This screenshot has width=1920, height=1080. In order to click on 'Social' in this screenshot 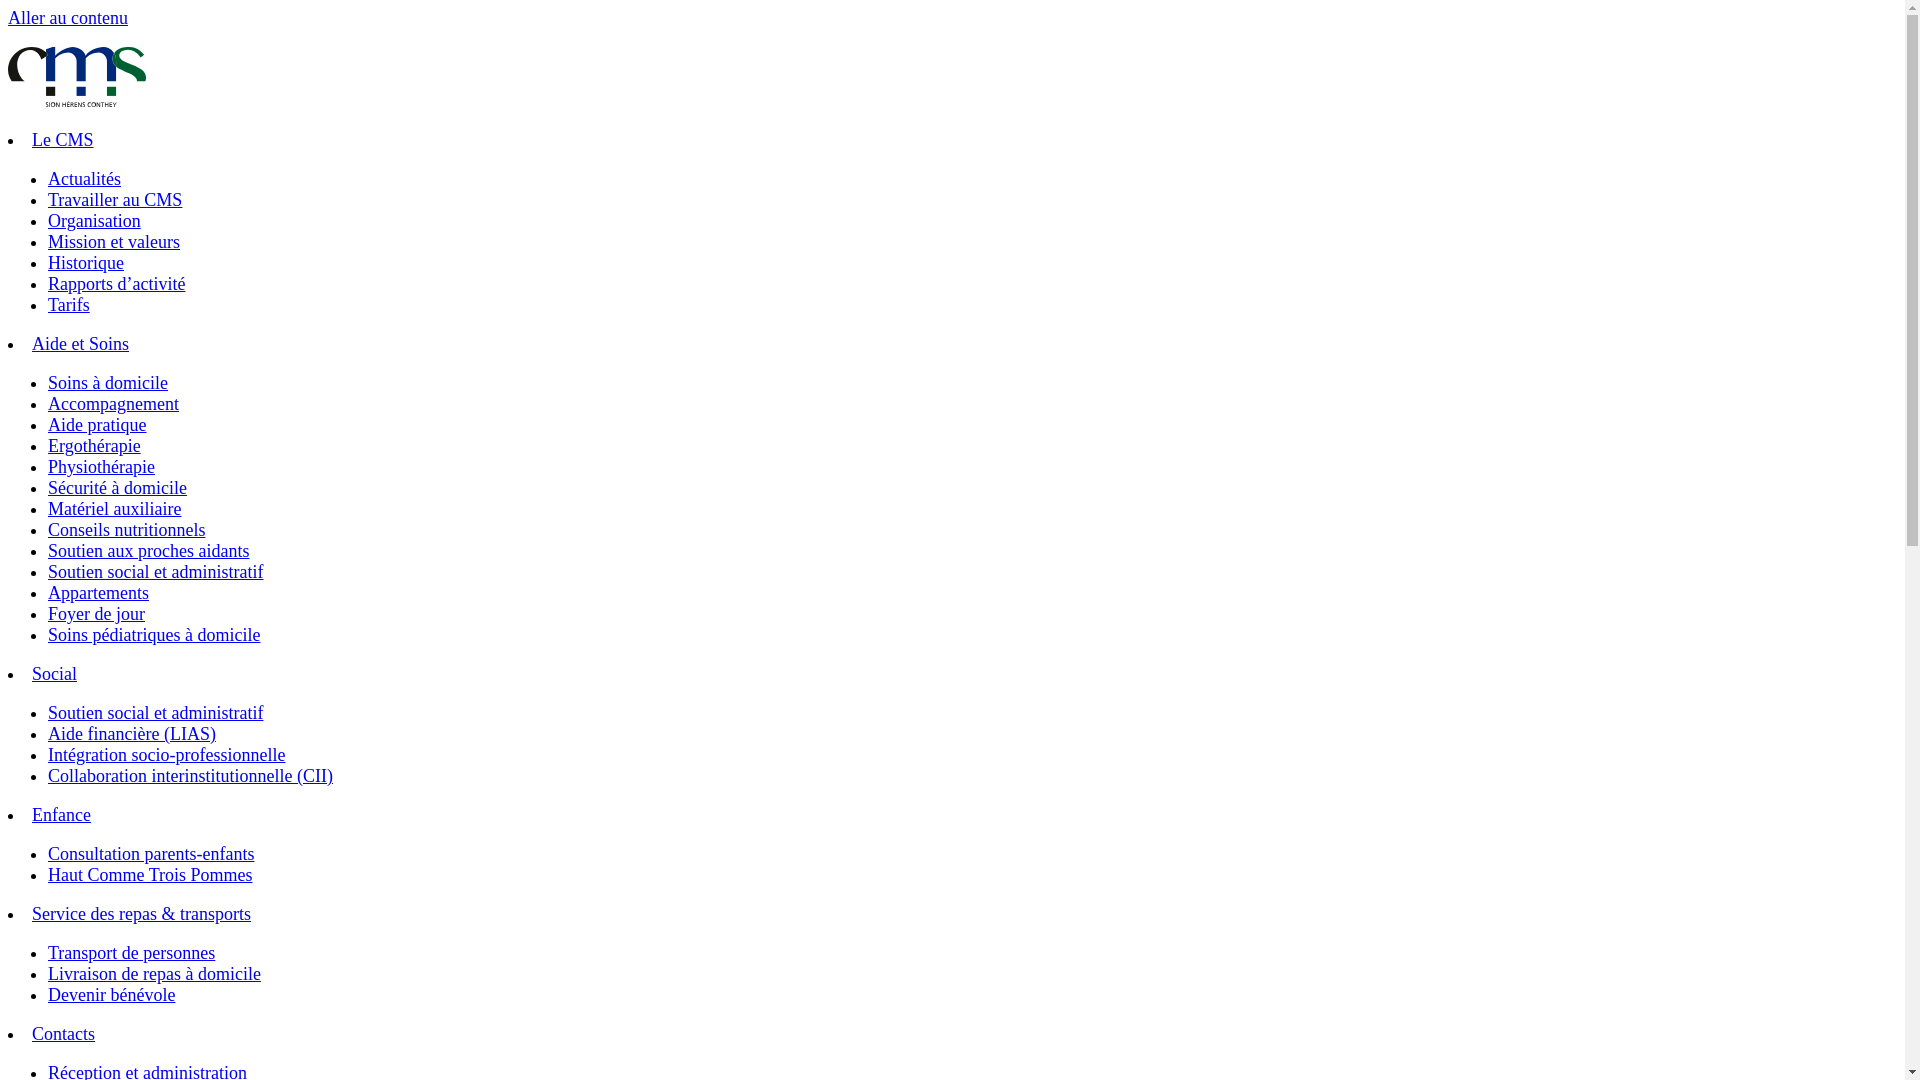, I will do `click(54, 674)`.